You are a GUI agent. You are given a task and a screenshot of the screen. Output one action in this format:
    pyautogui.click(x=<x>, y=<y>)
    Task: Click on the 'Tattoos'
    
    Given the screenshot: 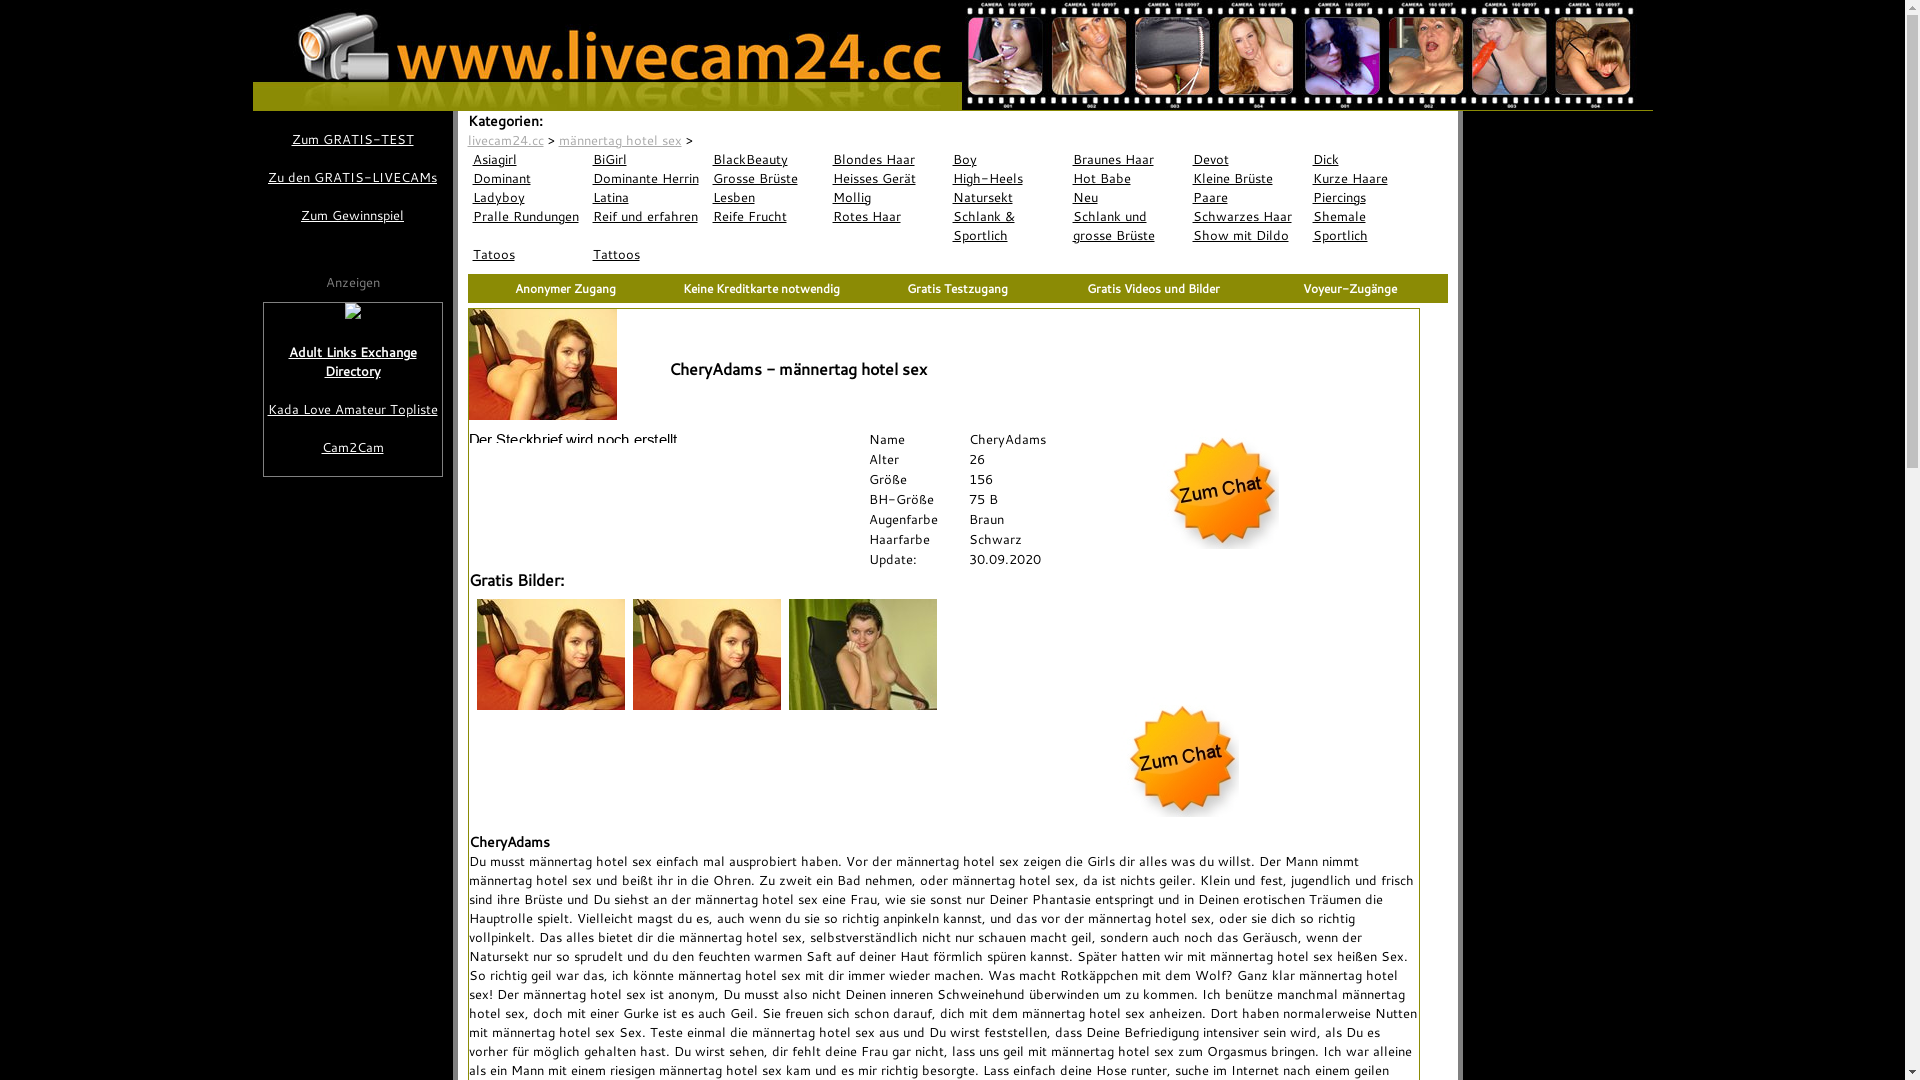 What is the action you would take?
    pyautogui.click(x=648, y=253)
    